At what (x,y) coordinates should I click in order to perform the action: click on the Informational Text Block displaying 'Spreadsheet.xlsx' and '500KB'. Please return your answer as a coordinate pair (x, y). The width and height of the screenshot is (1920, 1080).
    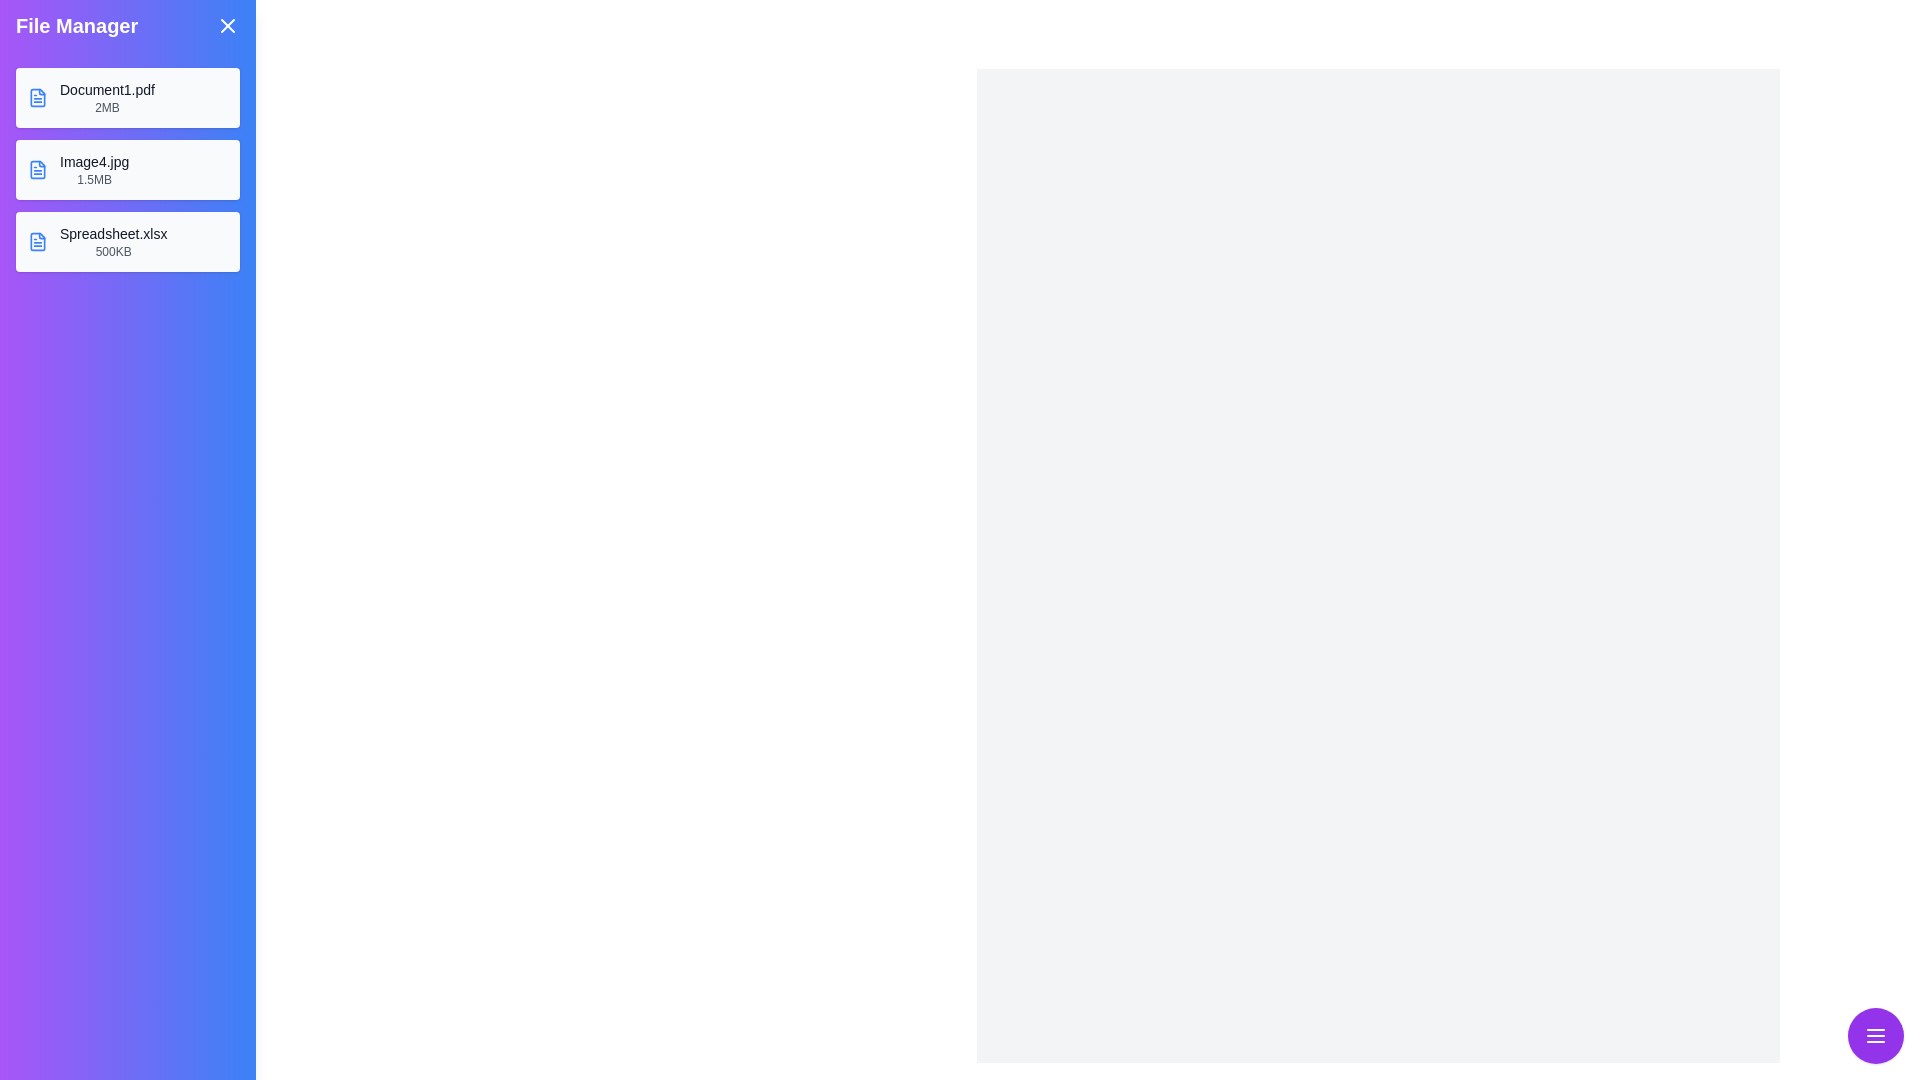
    Looking at the image, I should click on (112, 241).